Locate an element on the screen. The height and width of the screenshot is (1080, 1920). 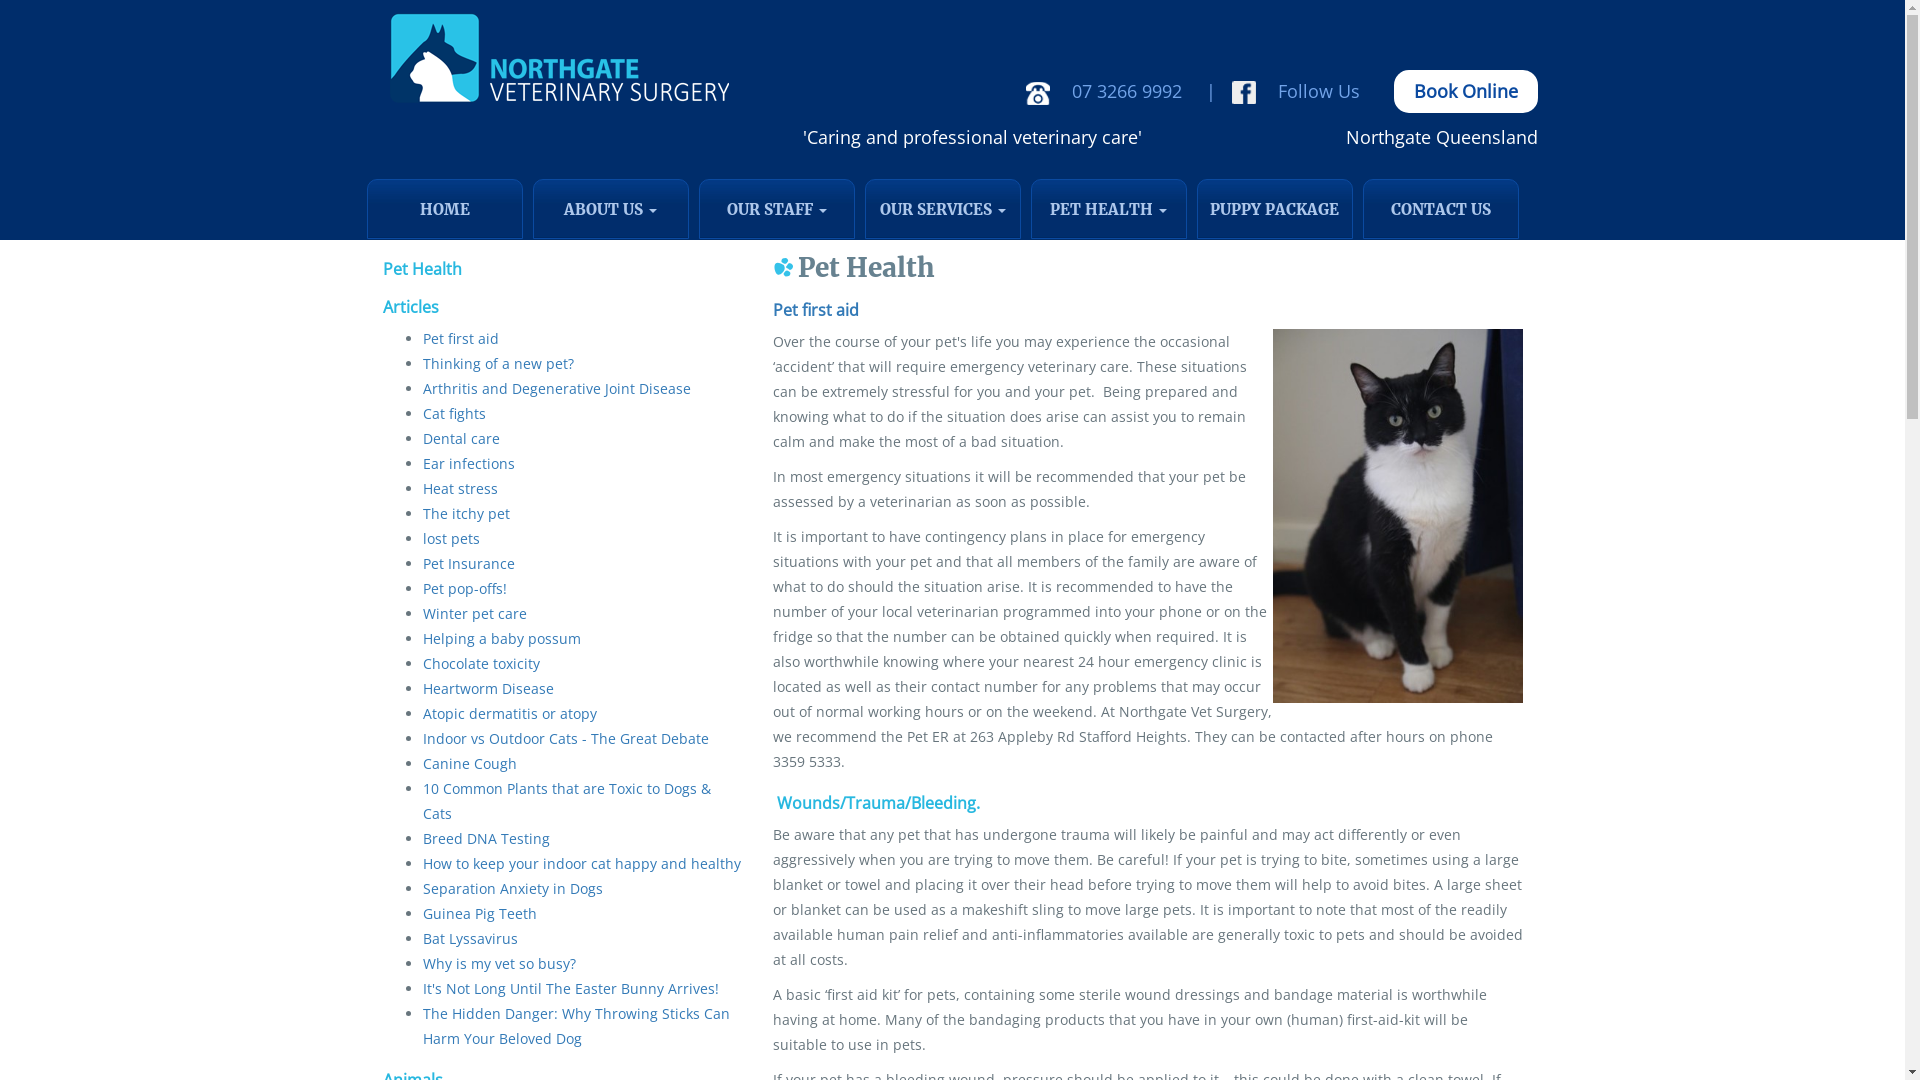
'PET HEALTH' is located at coordinates (1030, 208).